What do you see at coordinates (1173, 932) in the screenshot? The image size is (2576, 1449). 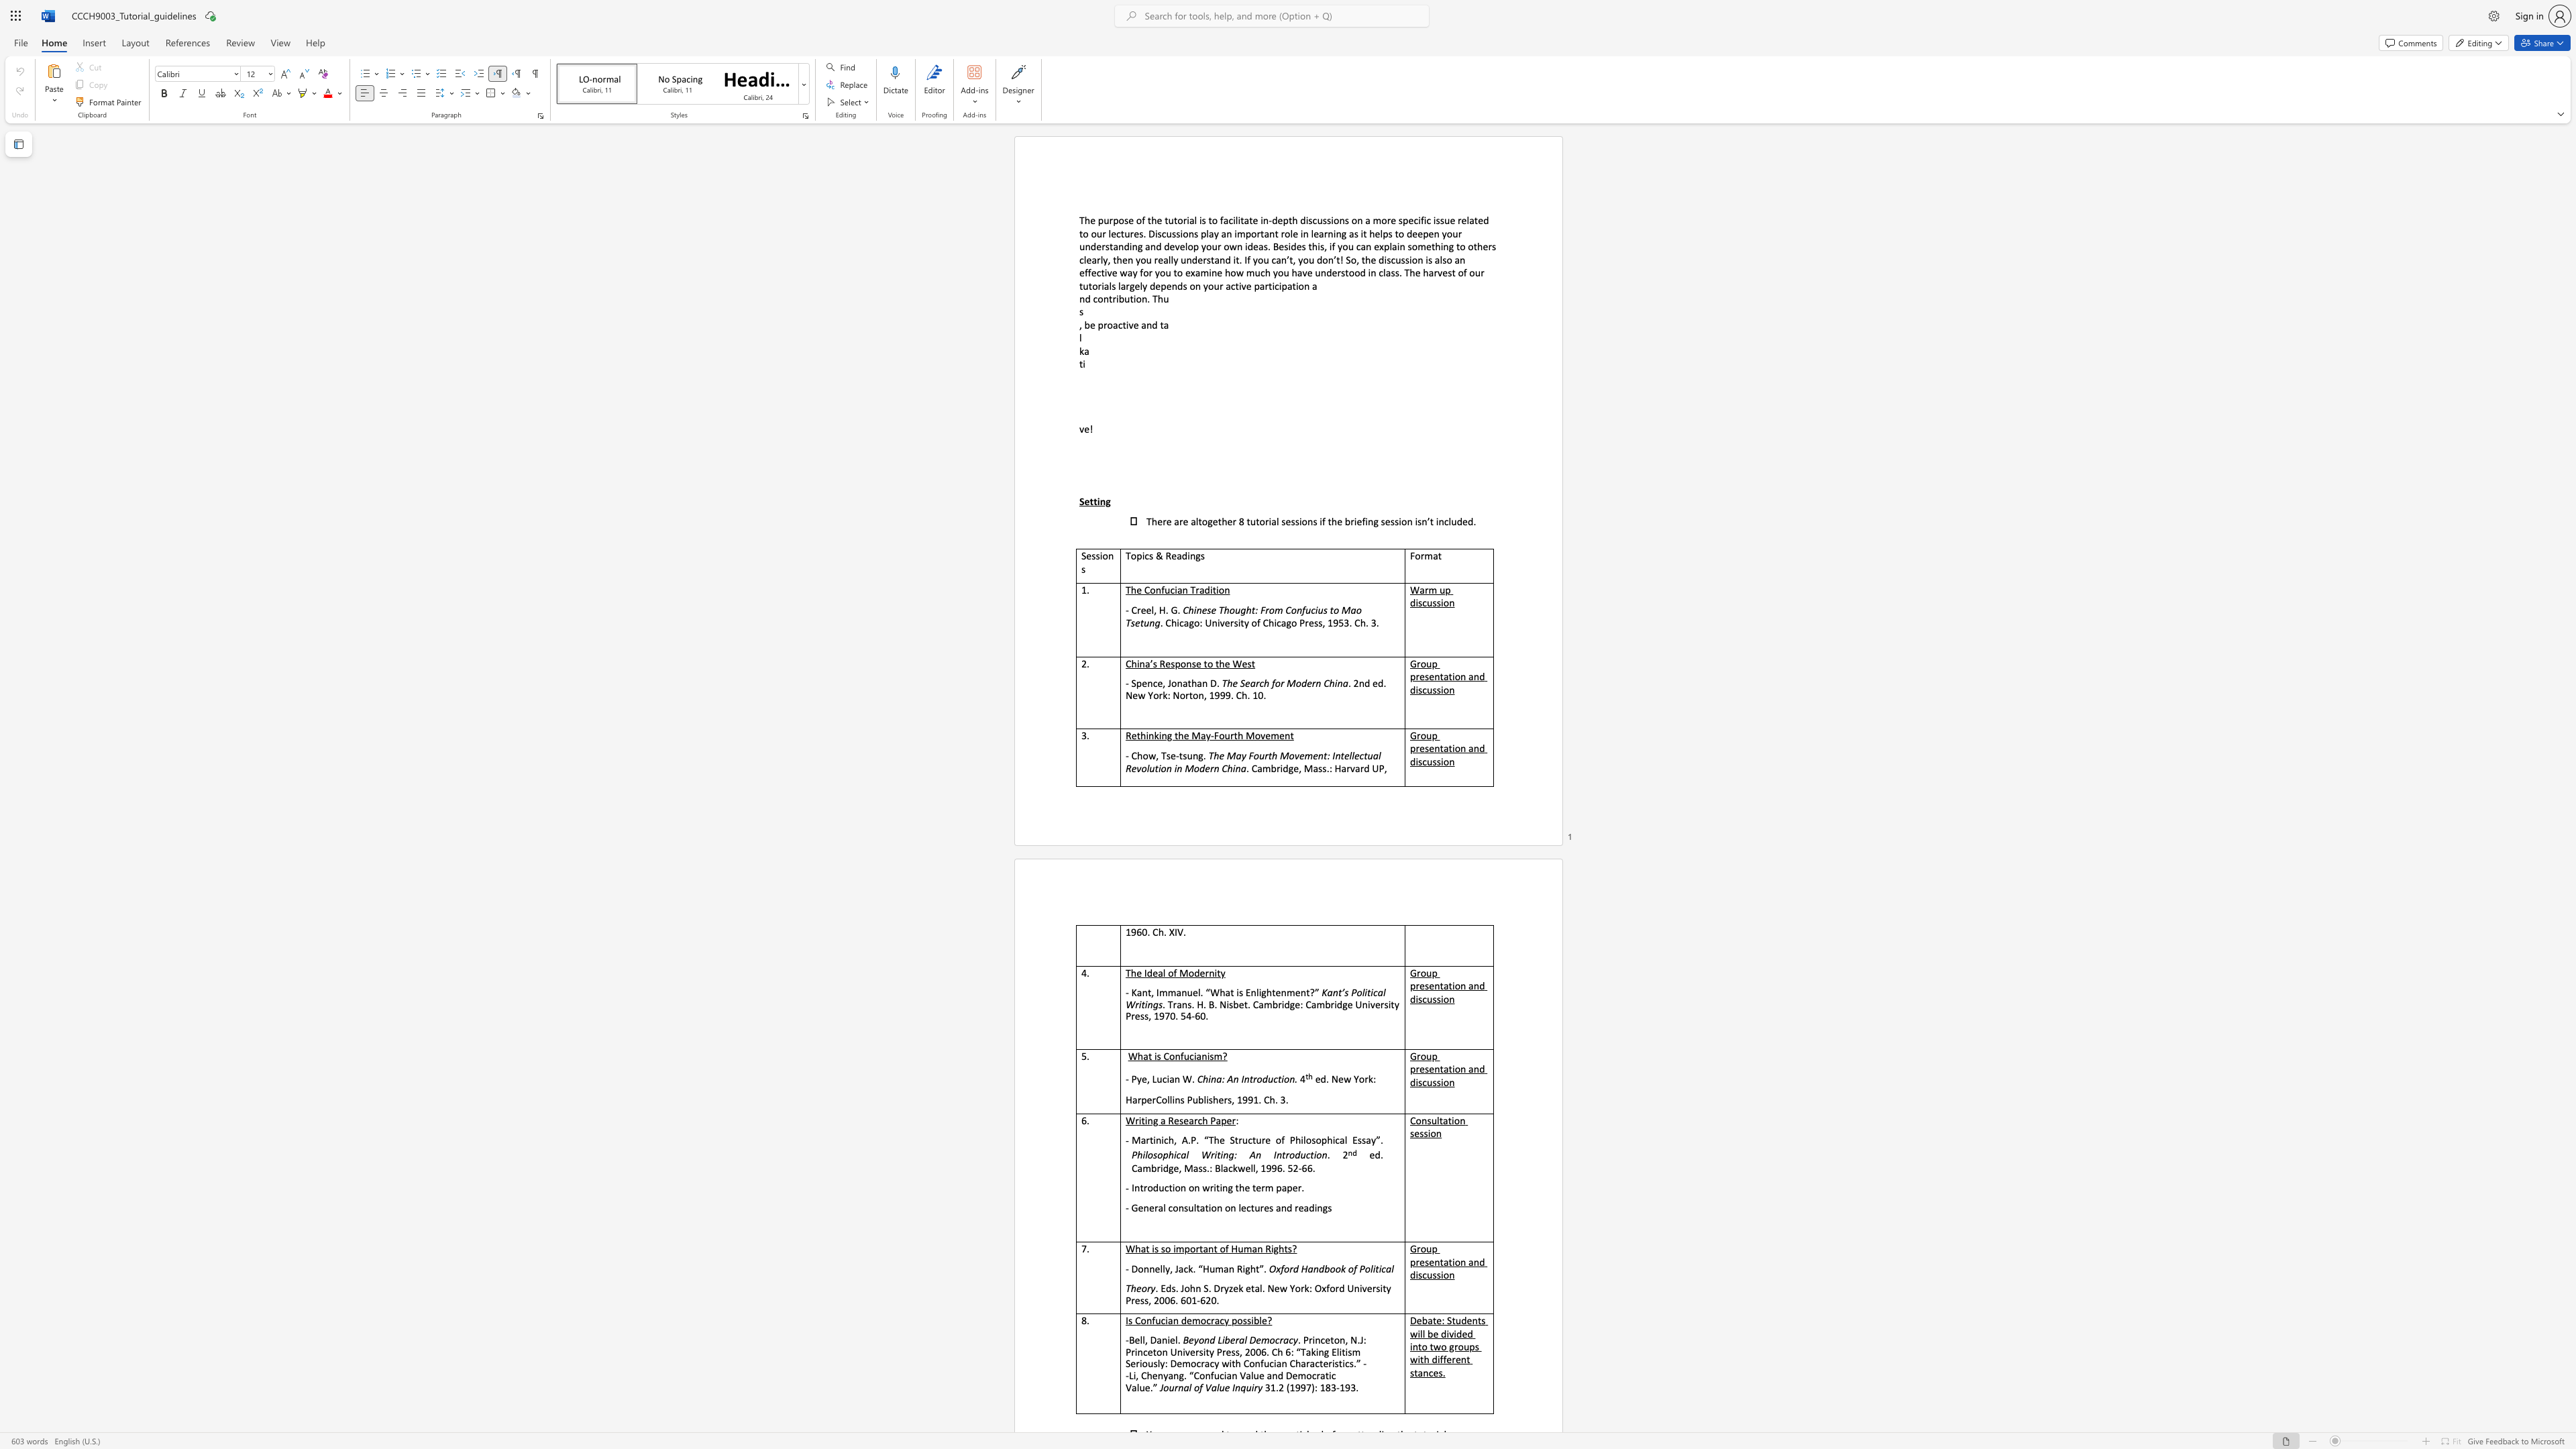 I see `the subset text "IV" within the text "1960. Ch. XIV."` at bounding box center [1173, 932].